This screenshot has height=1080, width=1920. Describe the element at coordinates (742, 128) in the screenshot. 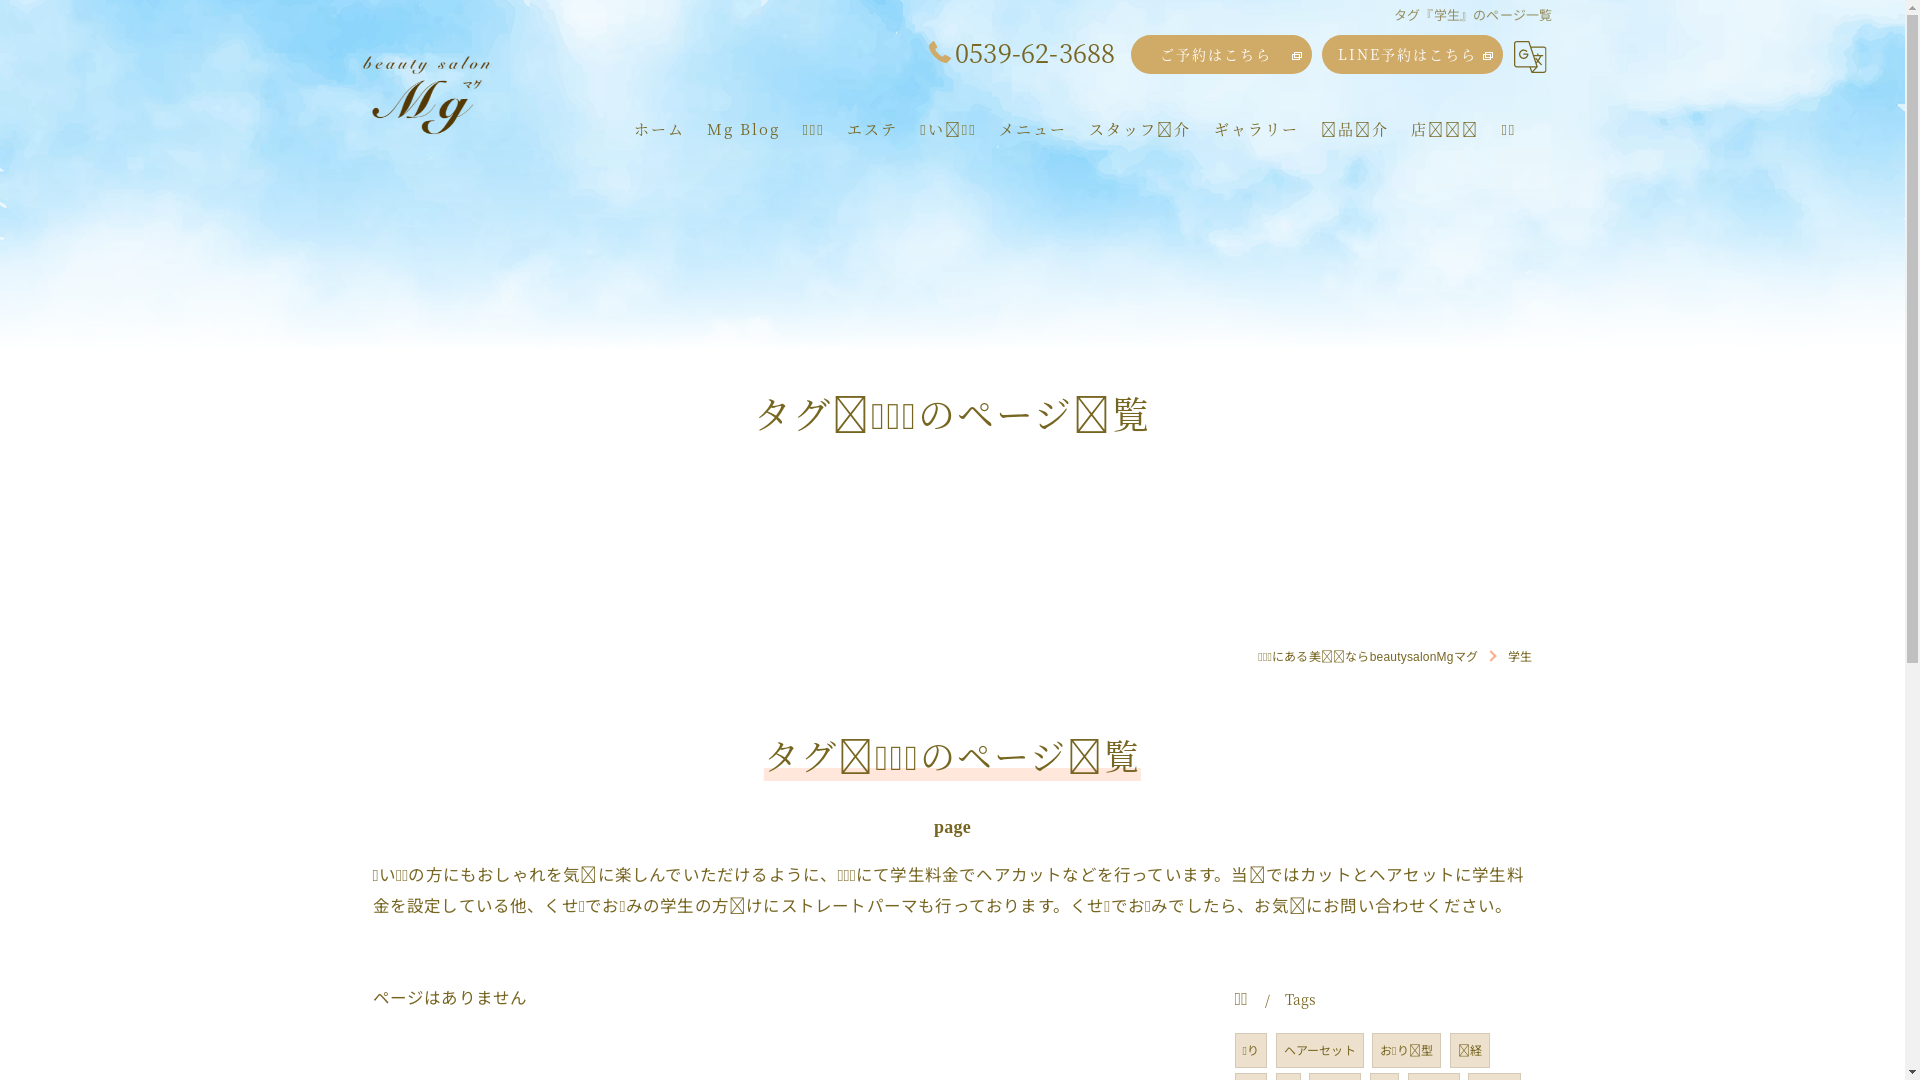

I see `'Mg Blog'` at that location.